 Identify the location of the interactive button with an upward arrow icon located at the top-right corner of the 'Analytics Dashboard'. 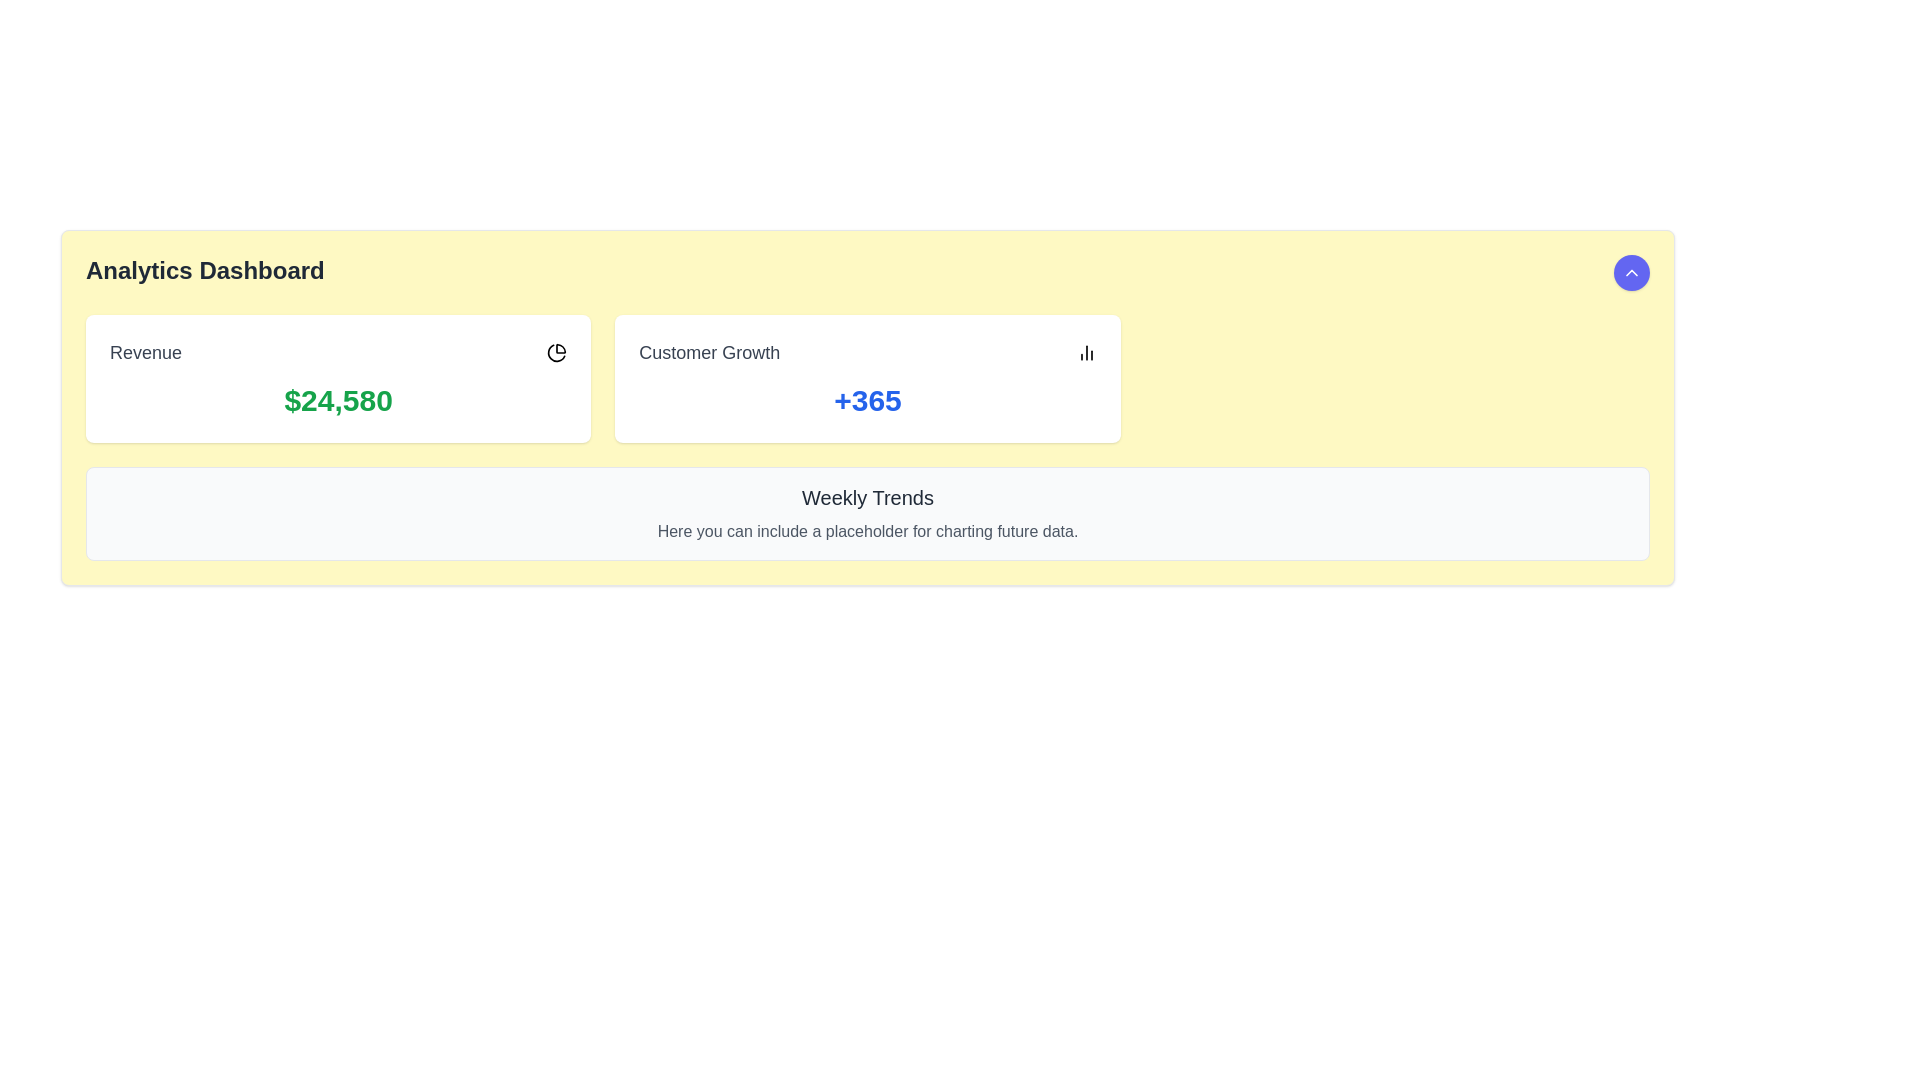
(1632, 273).